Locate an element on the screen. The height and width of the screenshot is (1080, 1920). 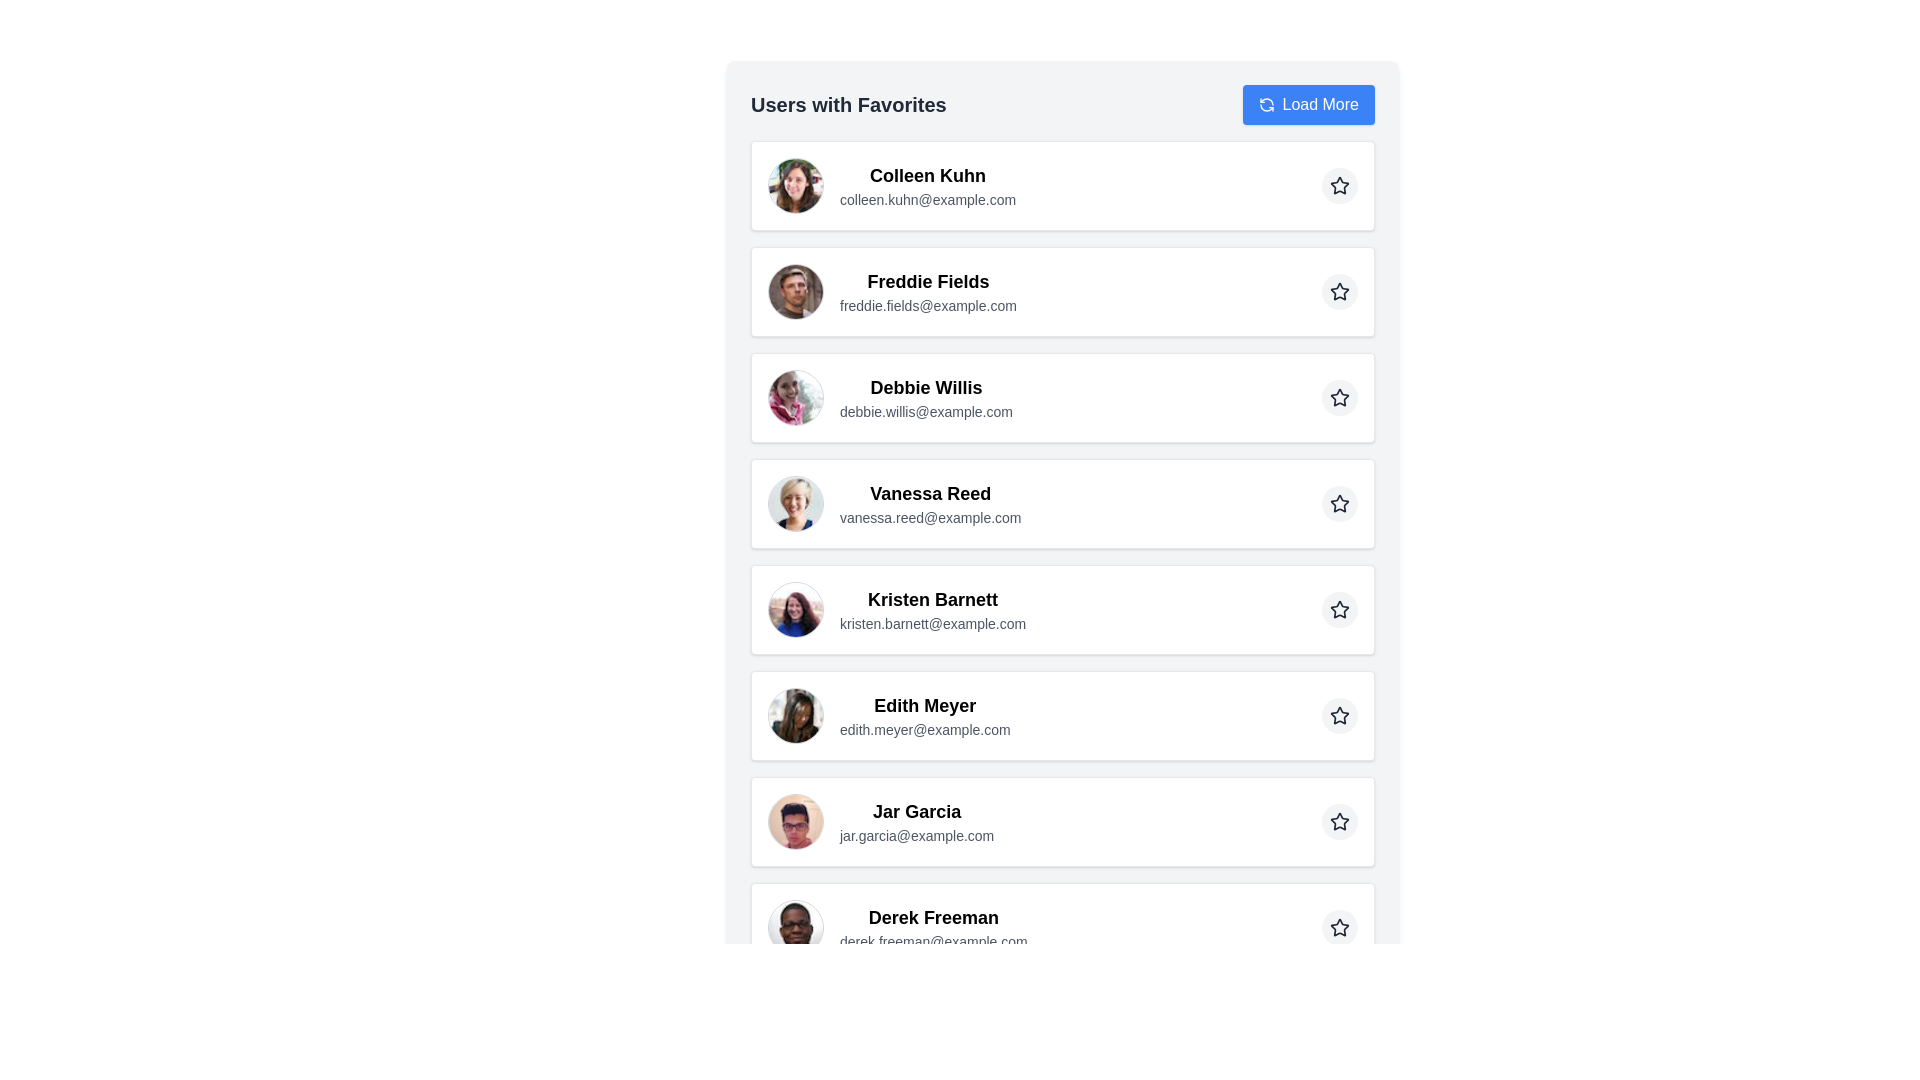
the circular avatar image of Debbie Willis, which is located left of her name and email in the user list is located at coordinates (795, 397).